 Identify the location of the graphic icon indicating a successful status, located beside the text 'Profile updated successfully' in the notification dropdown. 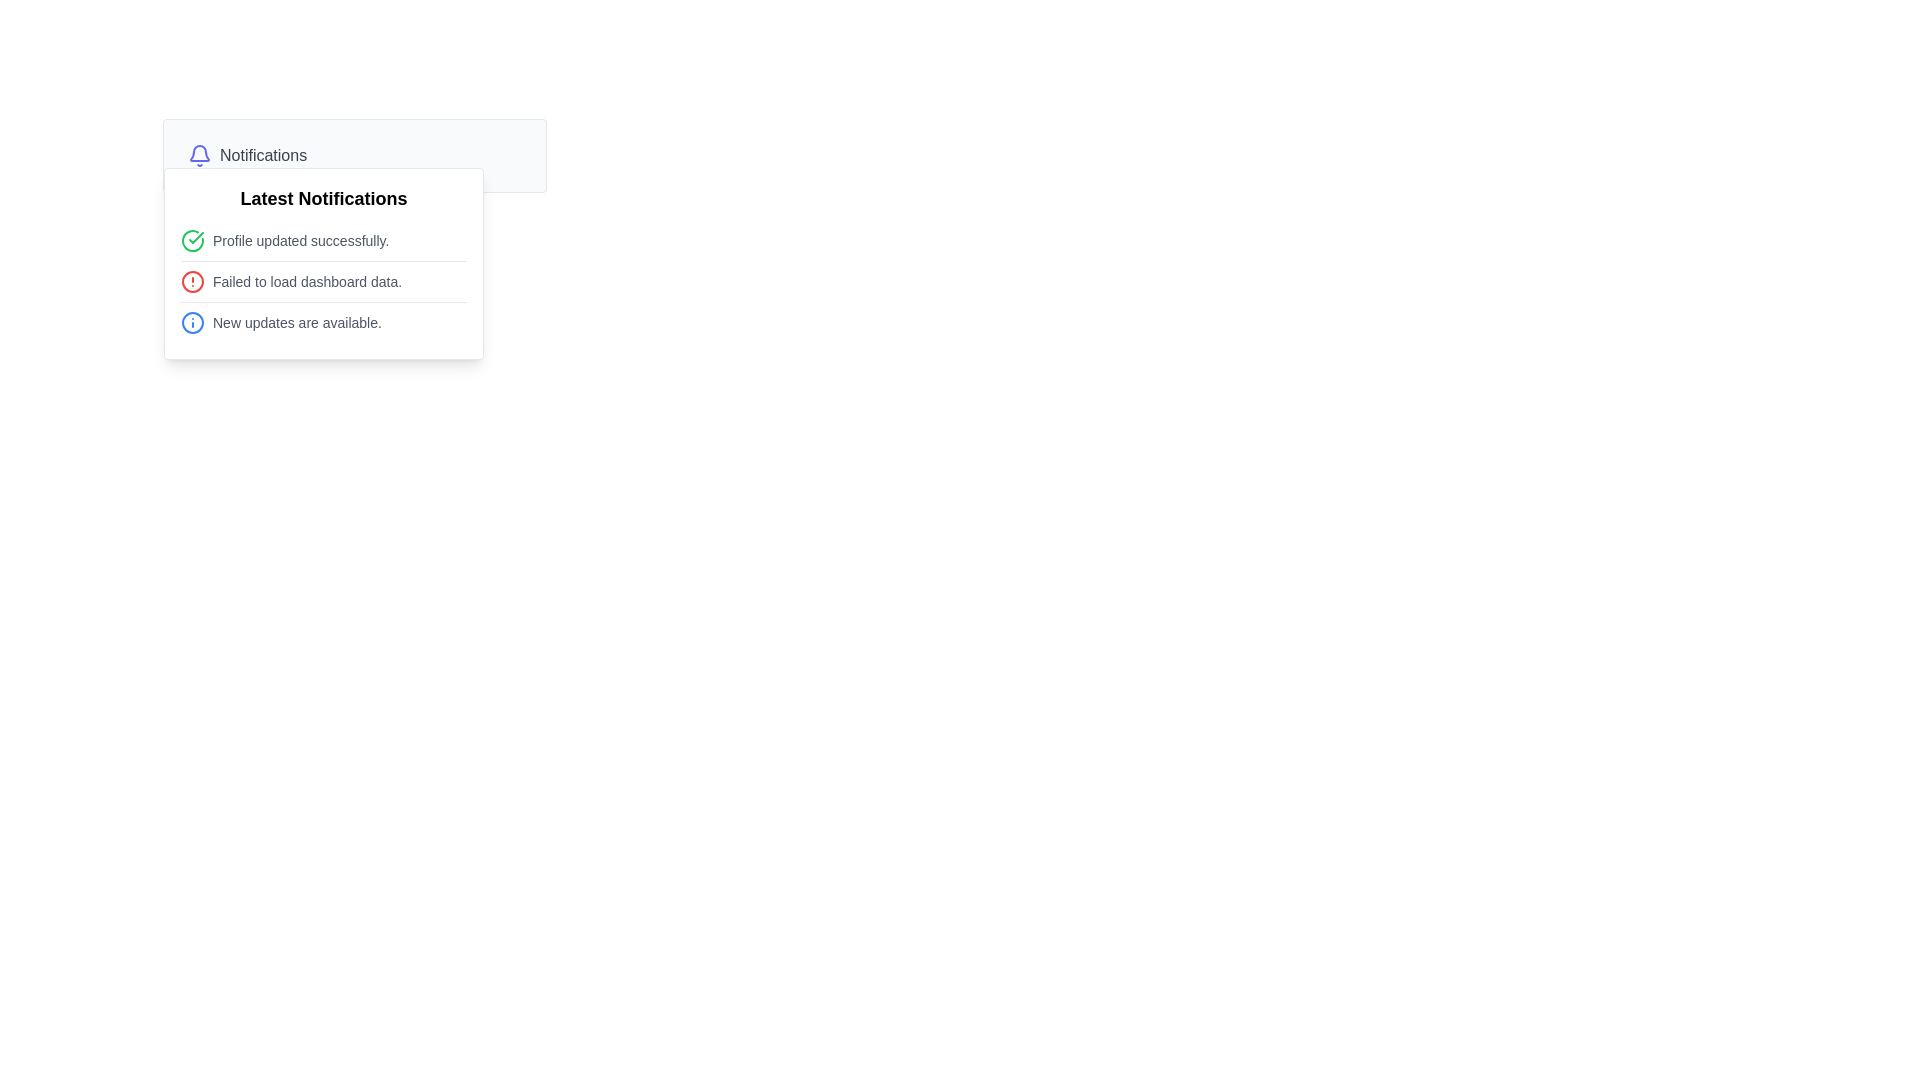
(192, 239).